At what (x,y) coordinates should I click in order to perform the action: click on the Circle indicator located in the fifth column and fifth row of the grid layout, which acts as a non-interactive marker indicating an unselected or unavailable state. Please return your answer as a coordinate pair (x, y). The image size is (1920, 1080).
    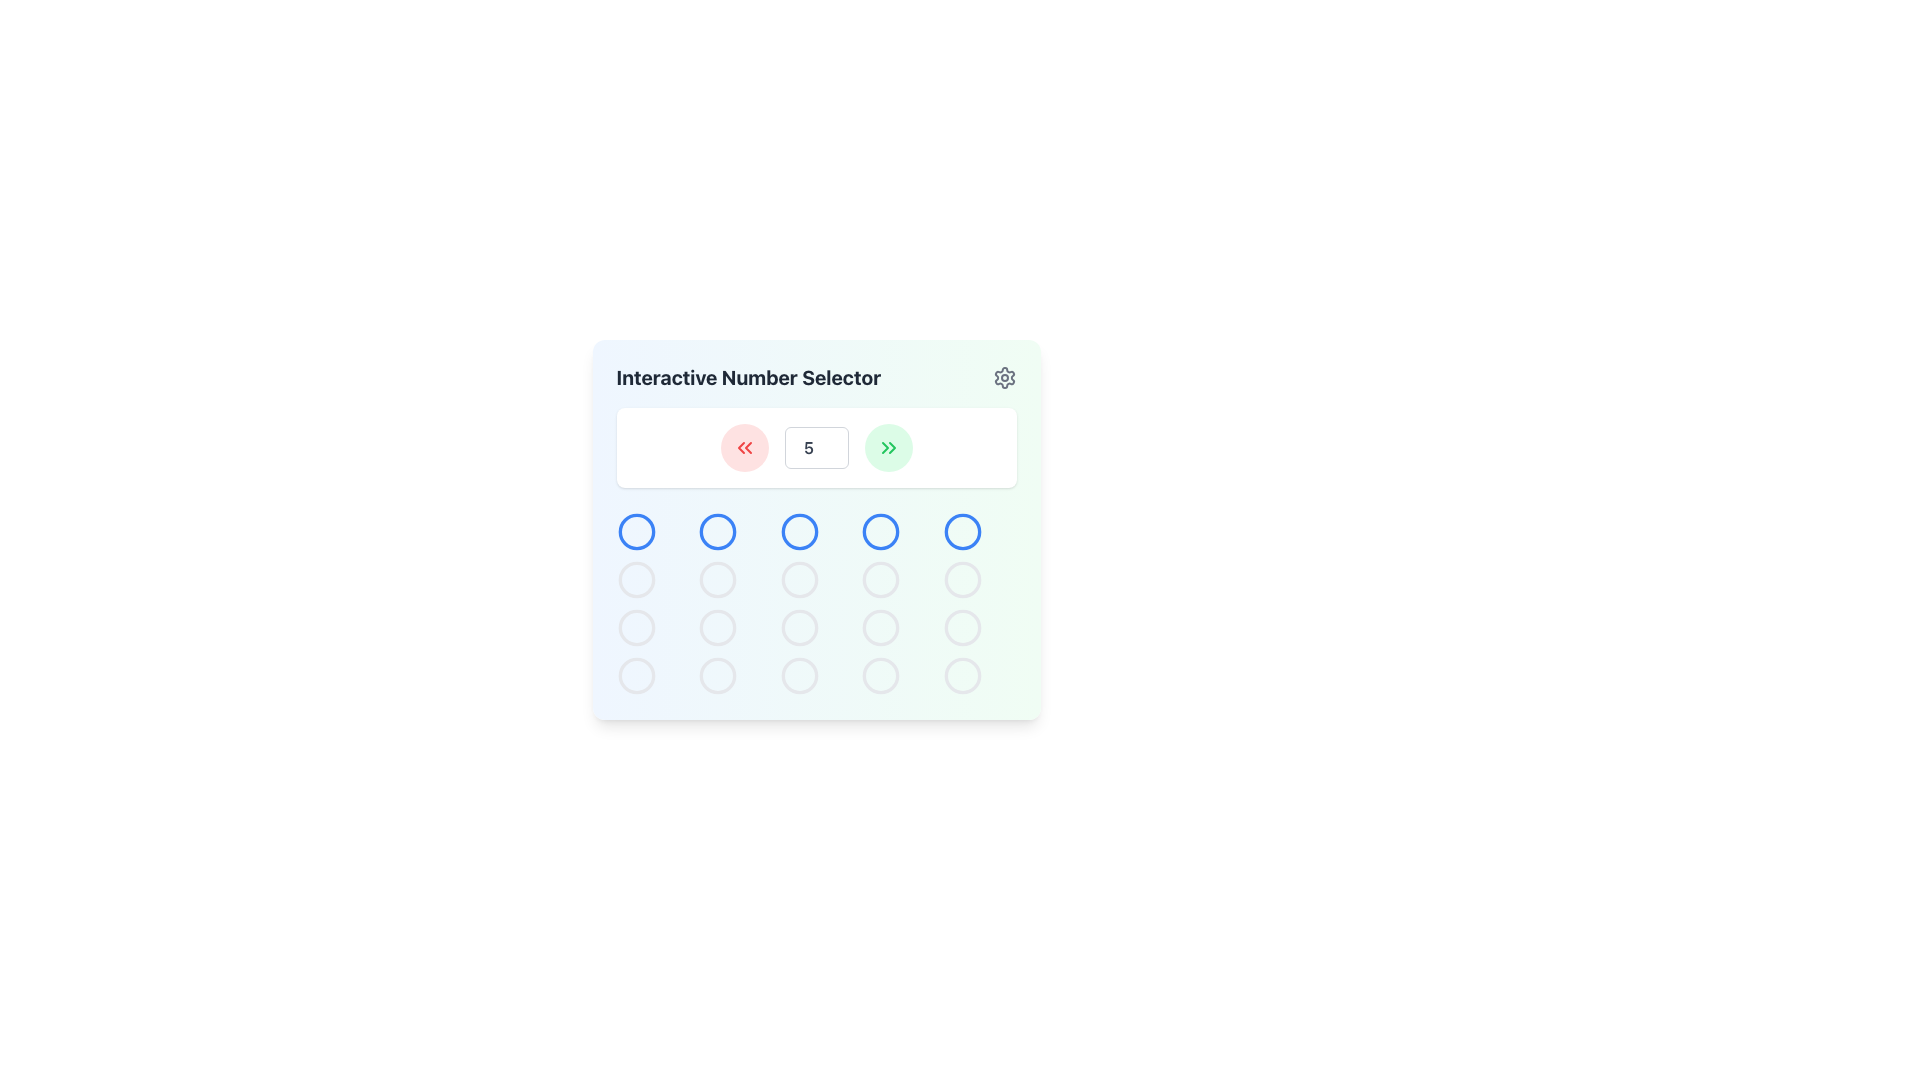
    Looking at the image, I should click on (962, 675).